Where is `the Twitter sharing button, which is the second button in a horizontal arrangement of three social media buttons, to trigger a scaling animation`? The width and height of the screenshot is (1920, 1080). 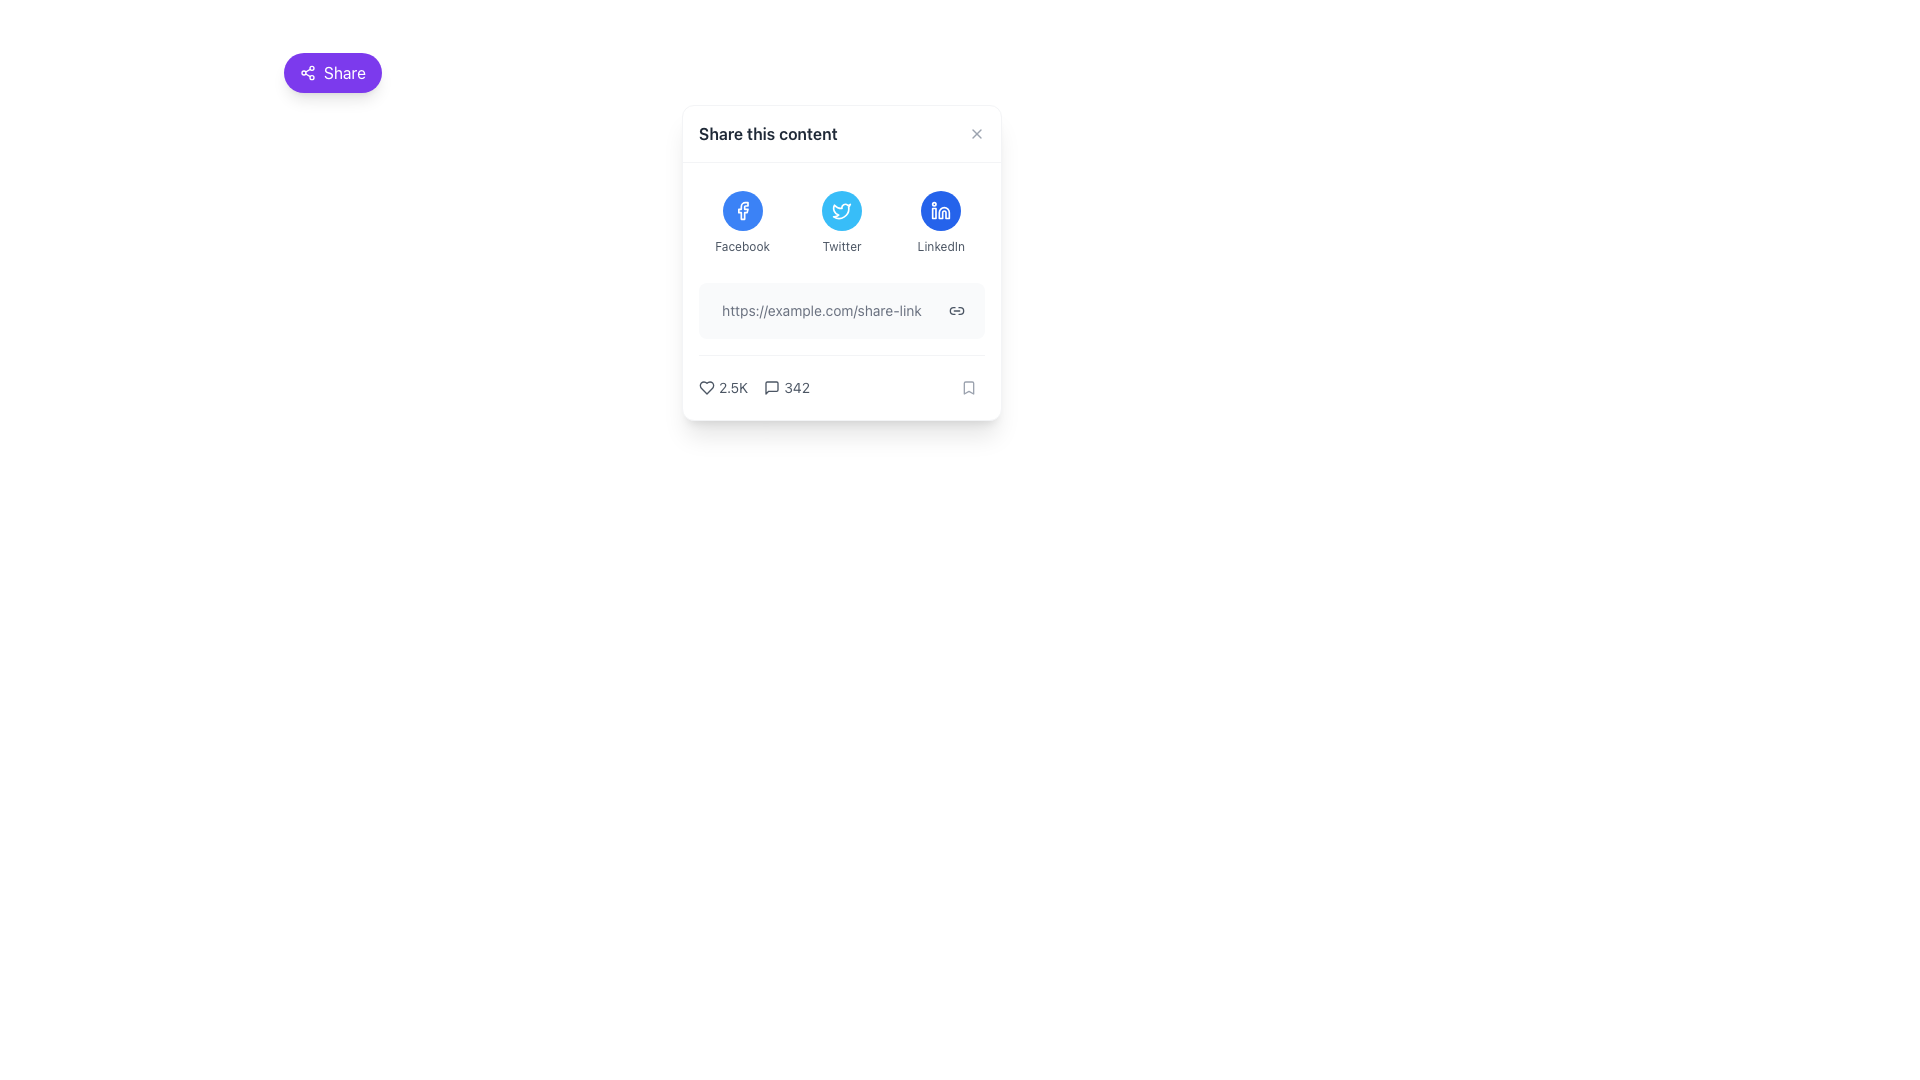
the Twitter sharing button, which is the second button in a horizontal arrangement of three social media buttons, to trigger a scaling animation is located at coordinates (841, 223).